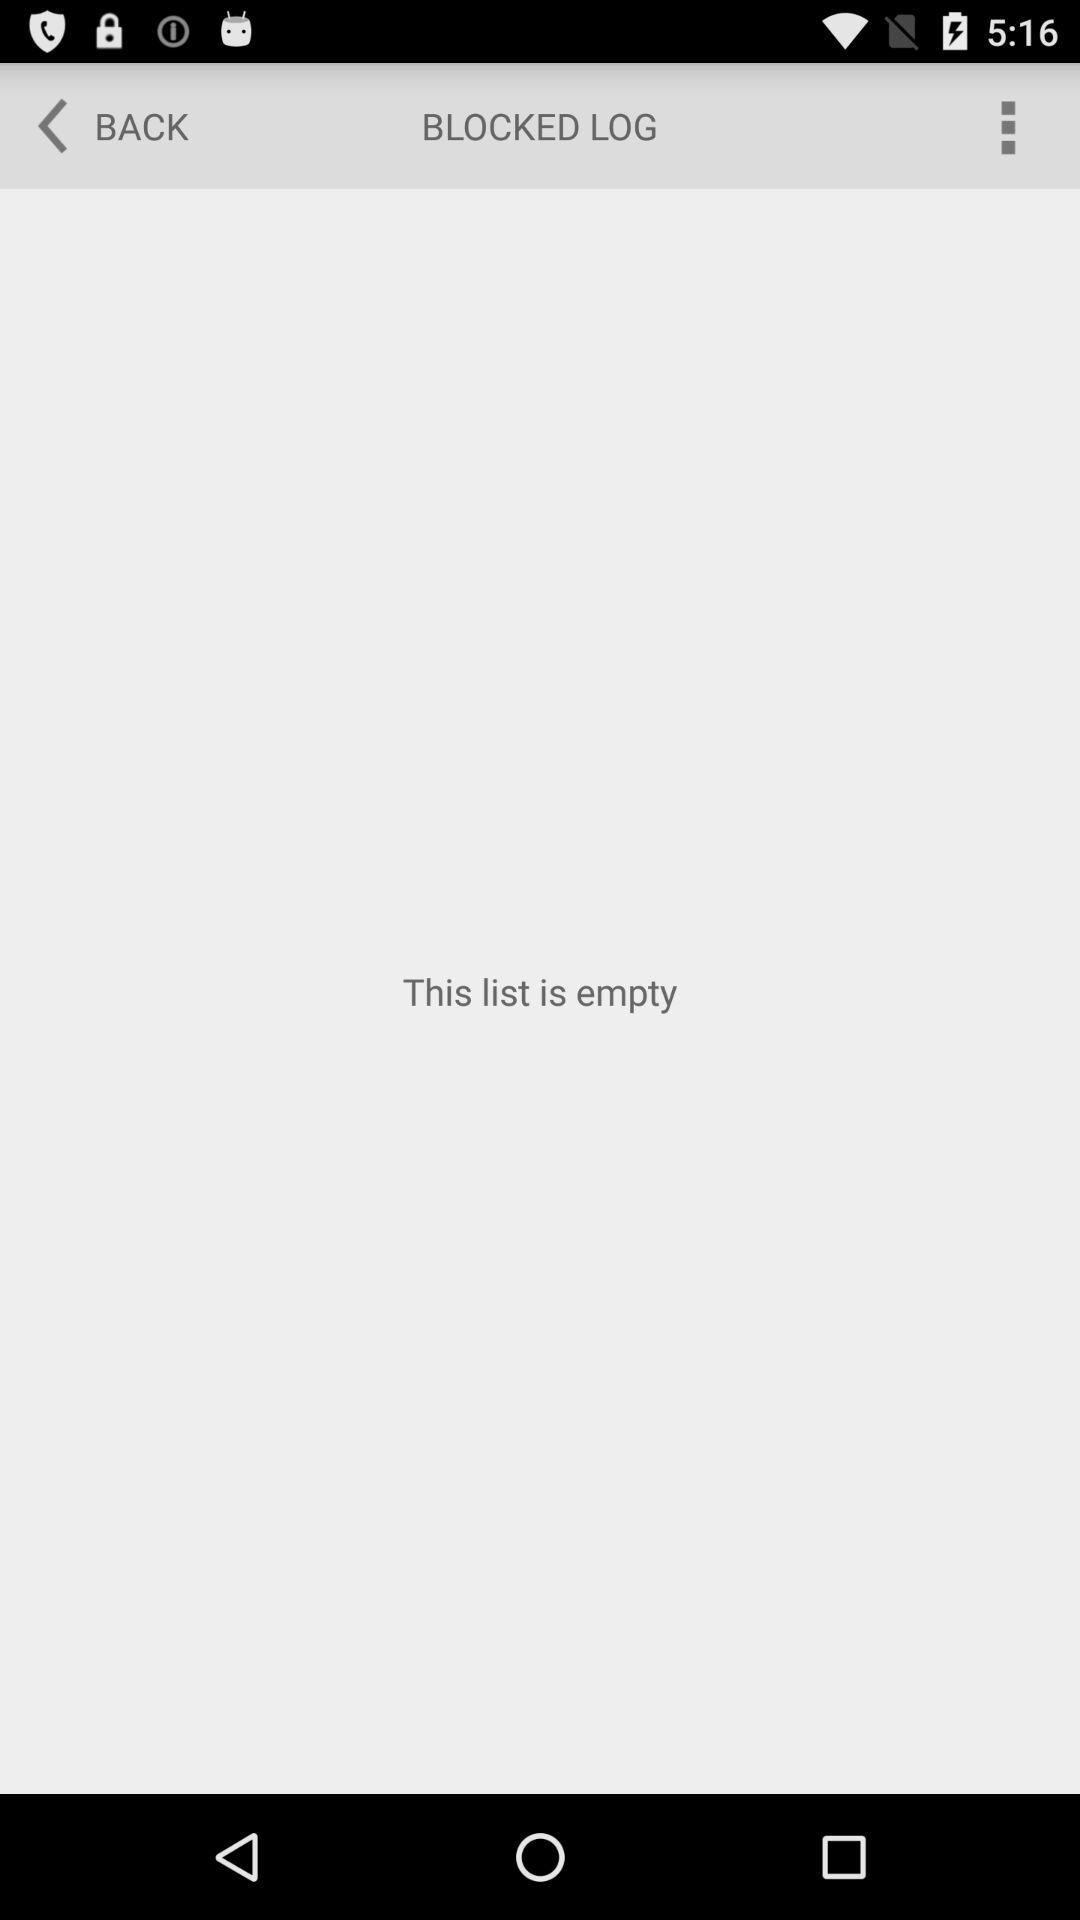 Image resolution: width=1080 pixels, height=1920 pixels. Describe the element at coordinates (99, 124) in the screenshot. I see `back button` at that location.